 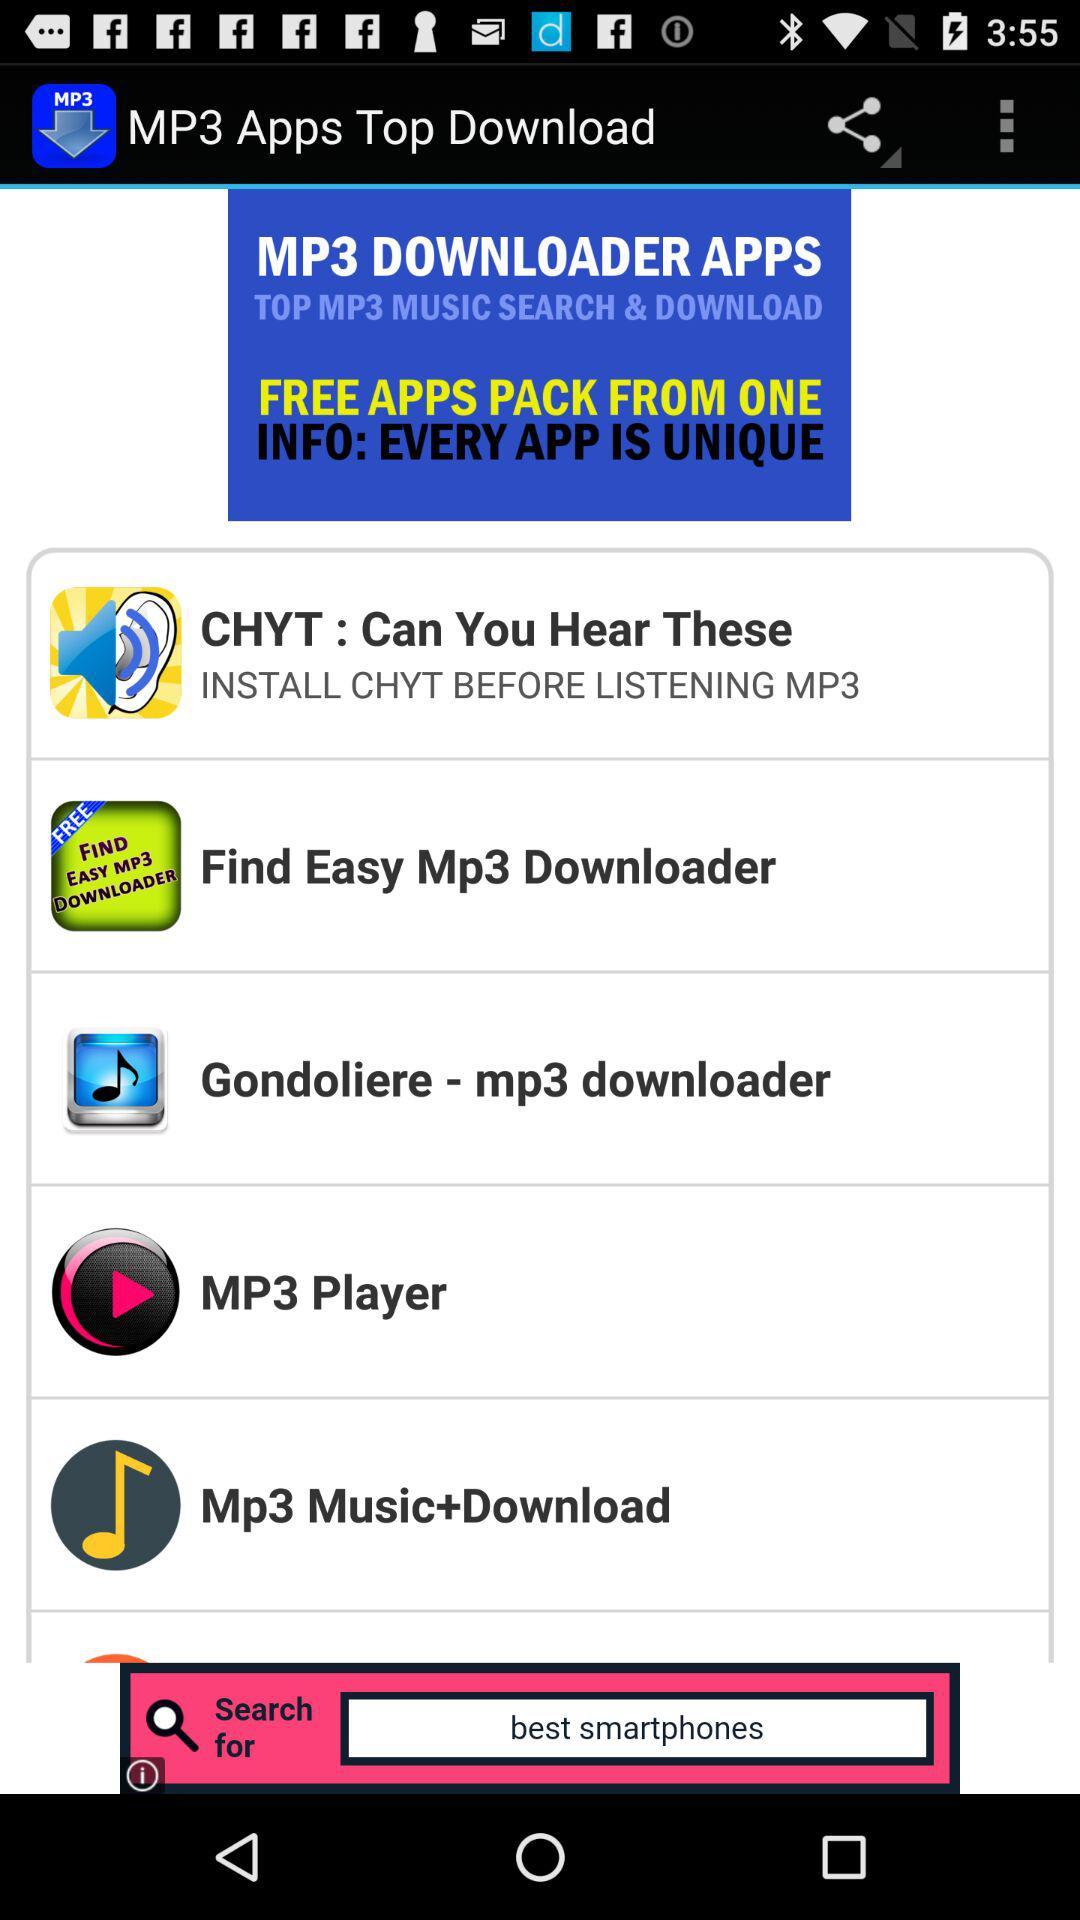 I want to click on the item above chyt can you app, so click(x=1006, y=124).